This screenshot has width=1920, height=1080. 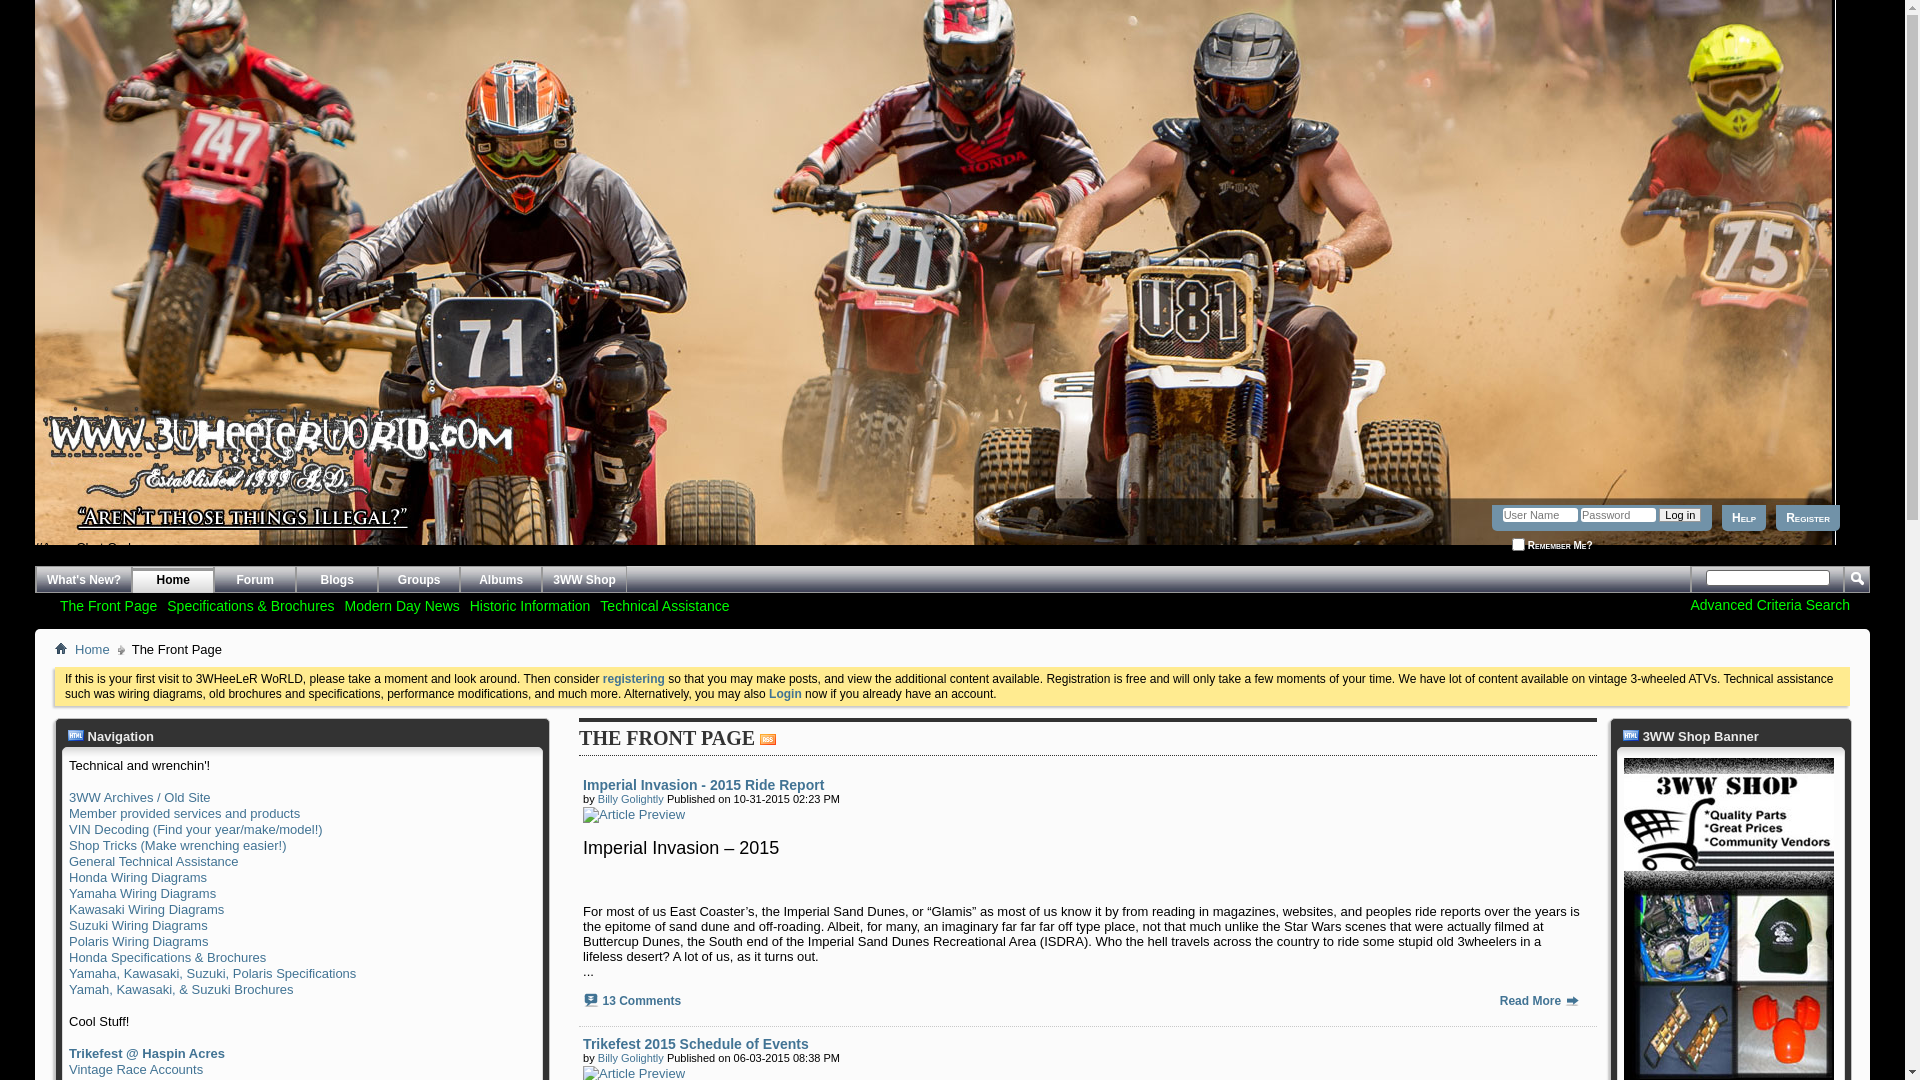 I want to click on 'Historic Information', so click(x=530, y=604).